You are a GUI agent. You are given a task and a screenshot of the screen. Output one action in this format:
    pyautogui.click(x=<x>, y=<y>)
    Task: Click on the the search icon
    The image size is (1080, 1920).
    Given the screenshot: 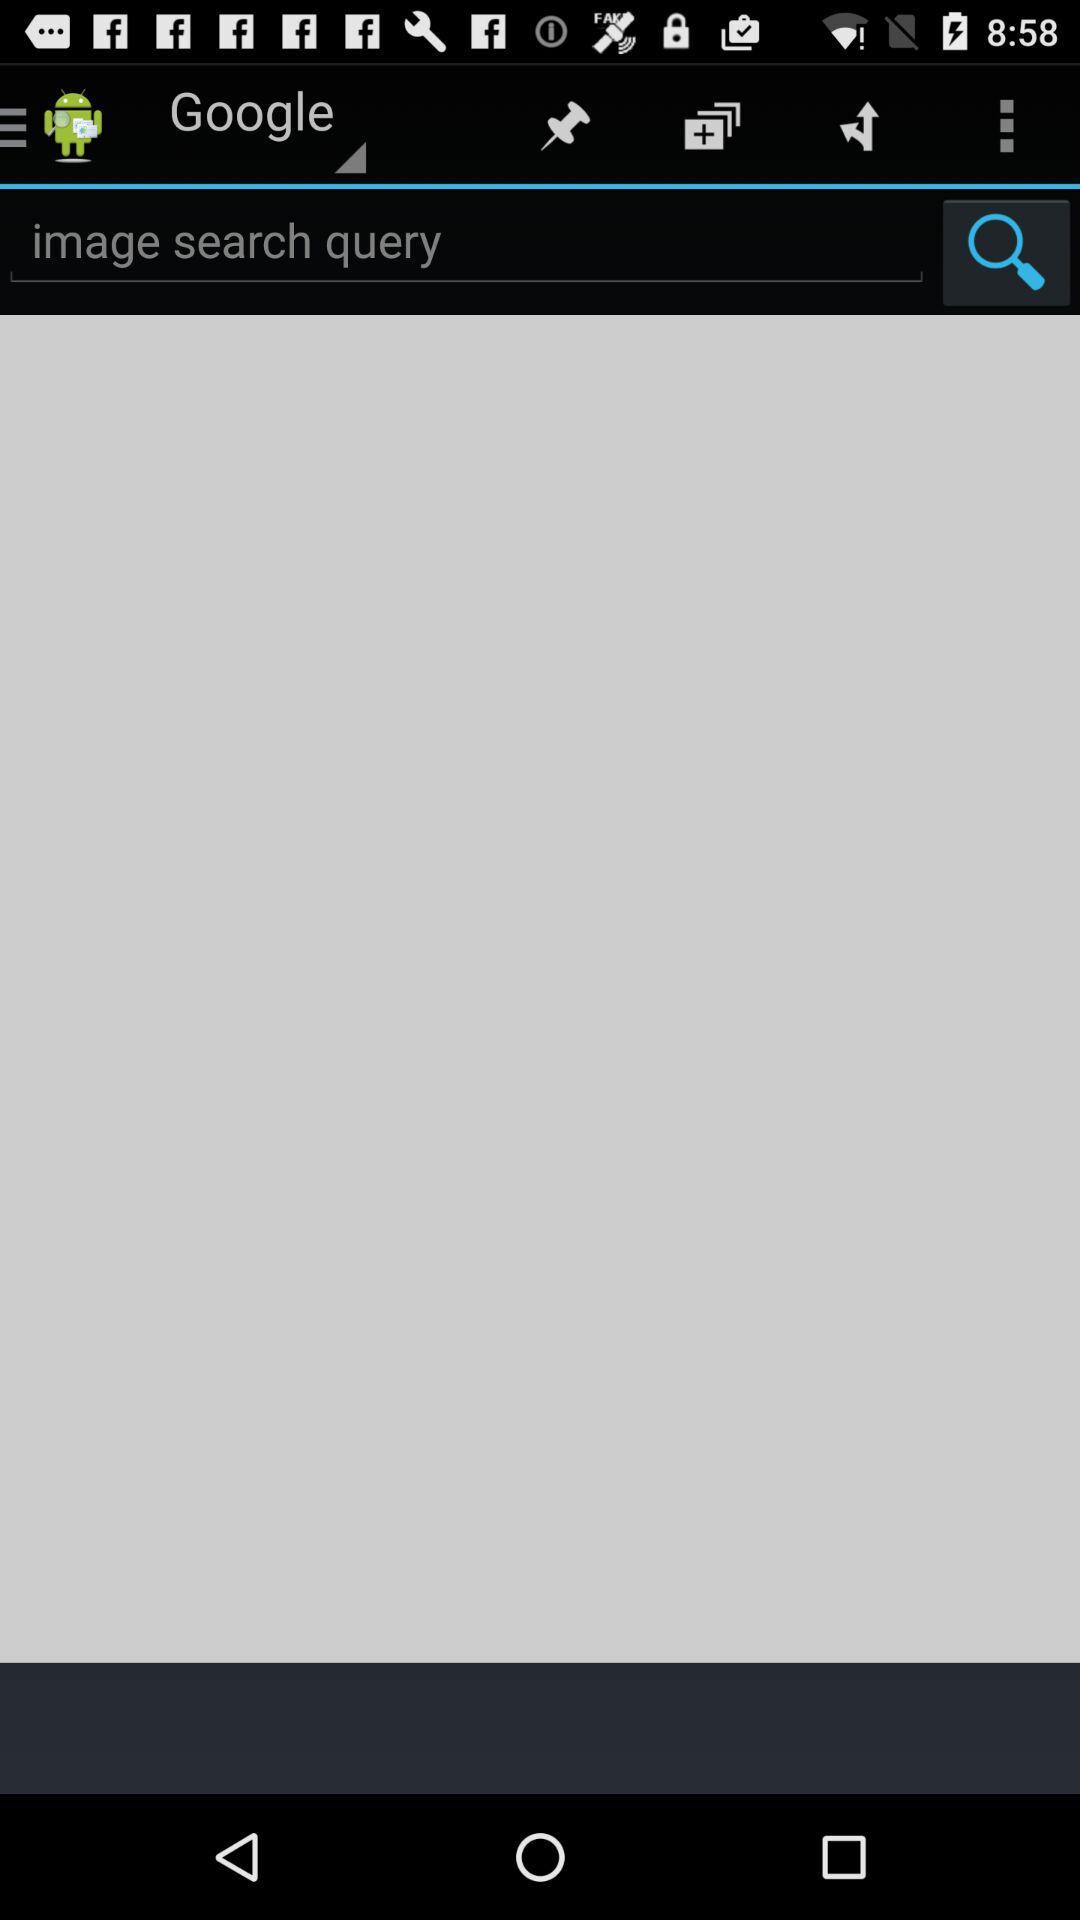 What is the action you would take?
    pyautogui.click(x=1006, y=268)
    